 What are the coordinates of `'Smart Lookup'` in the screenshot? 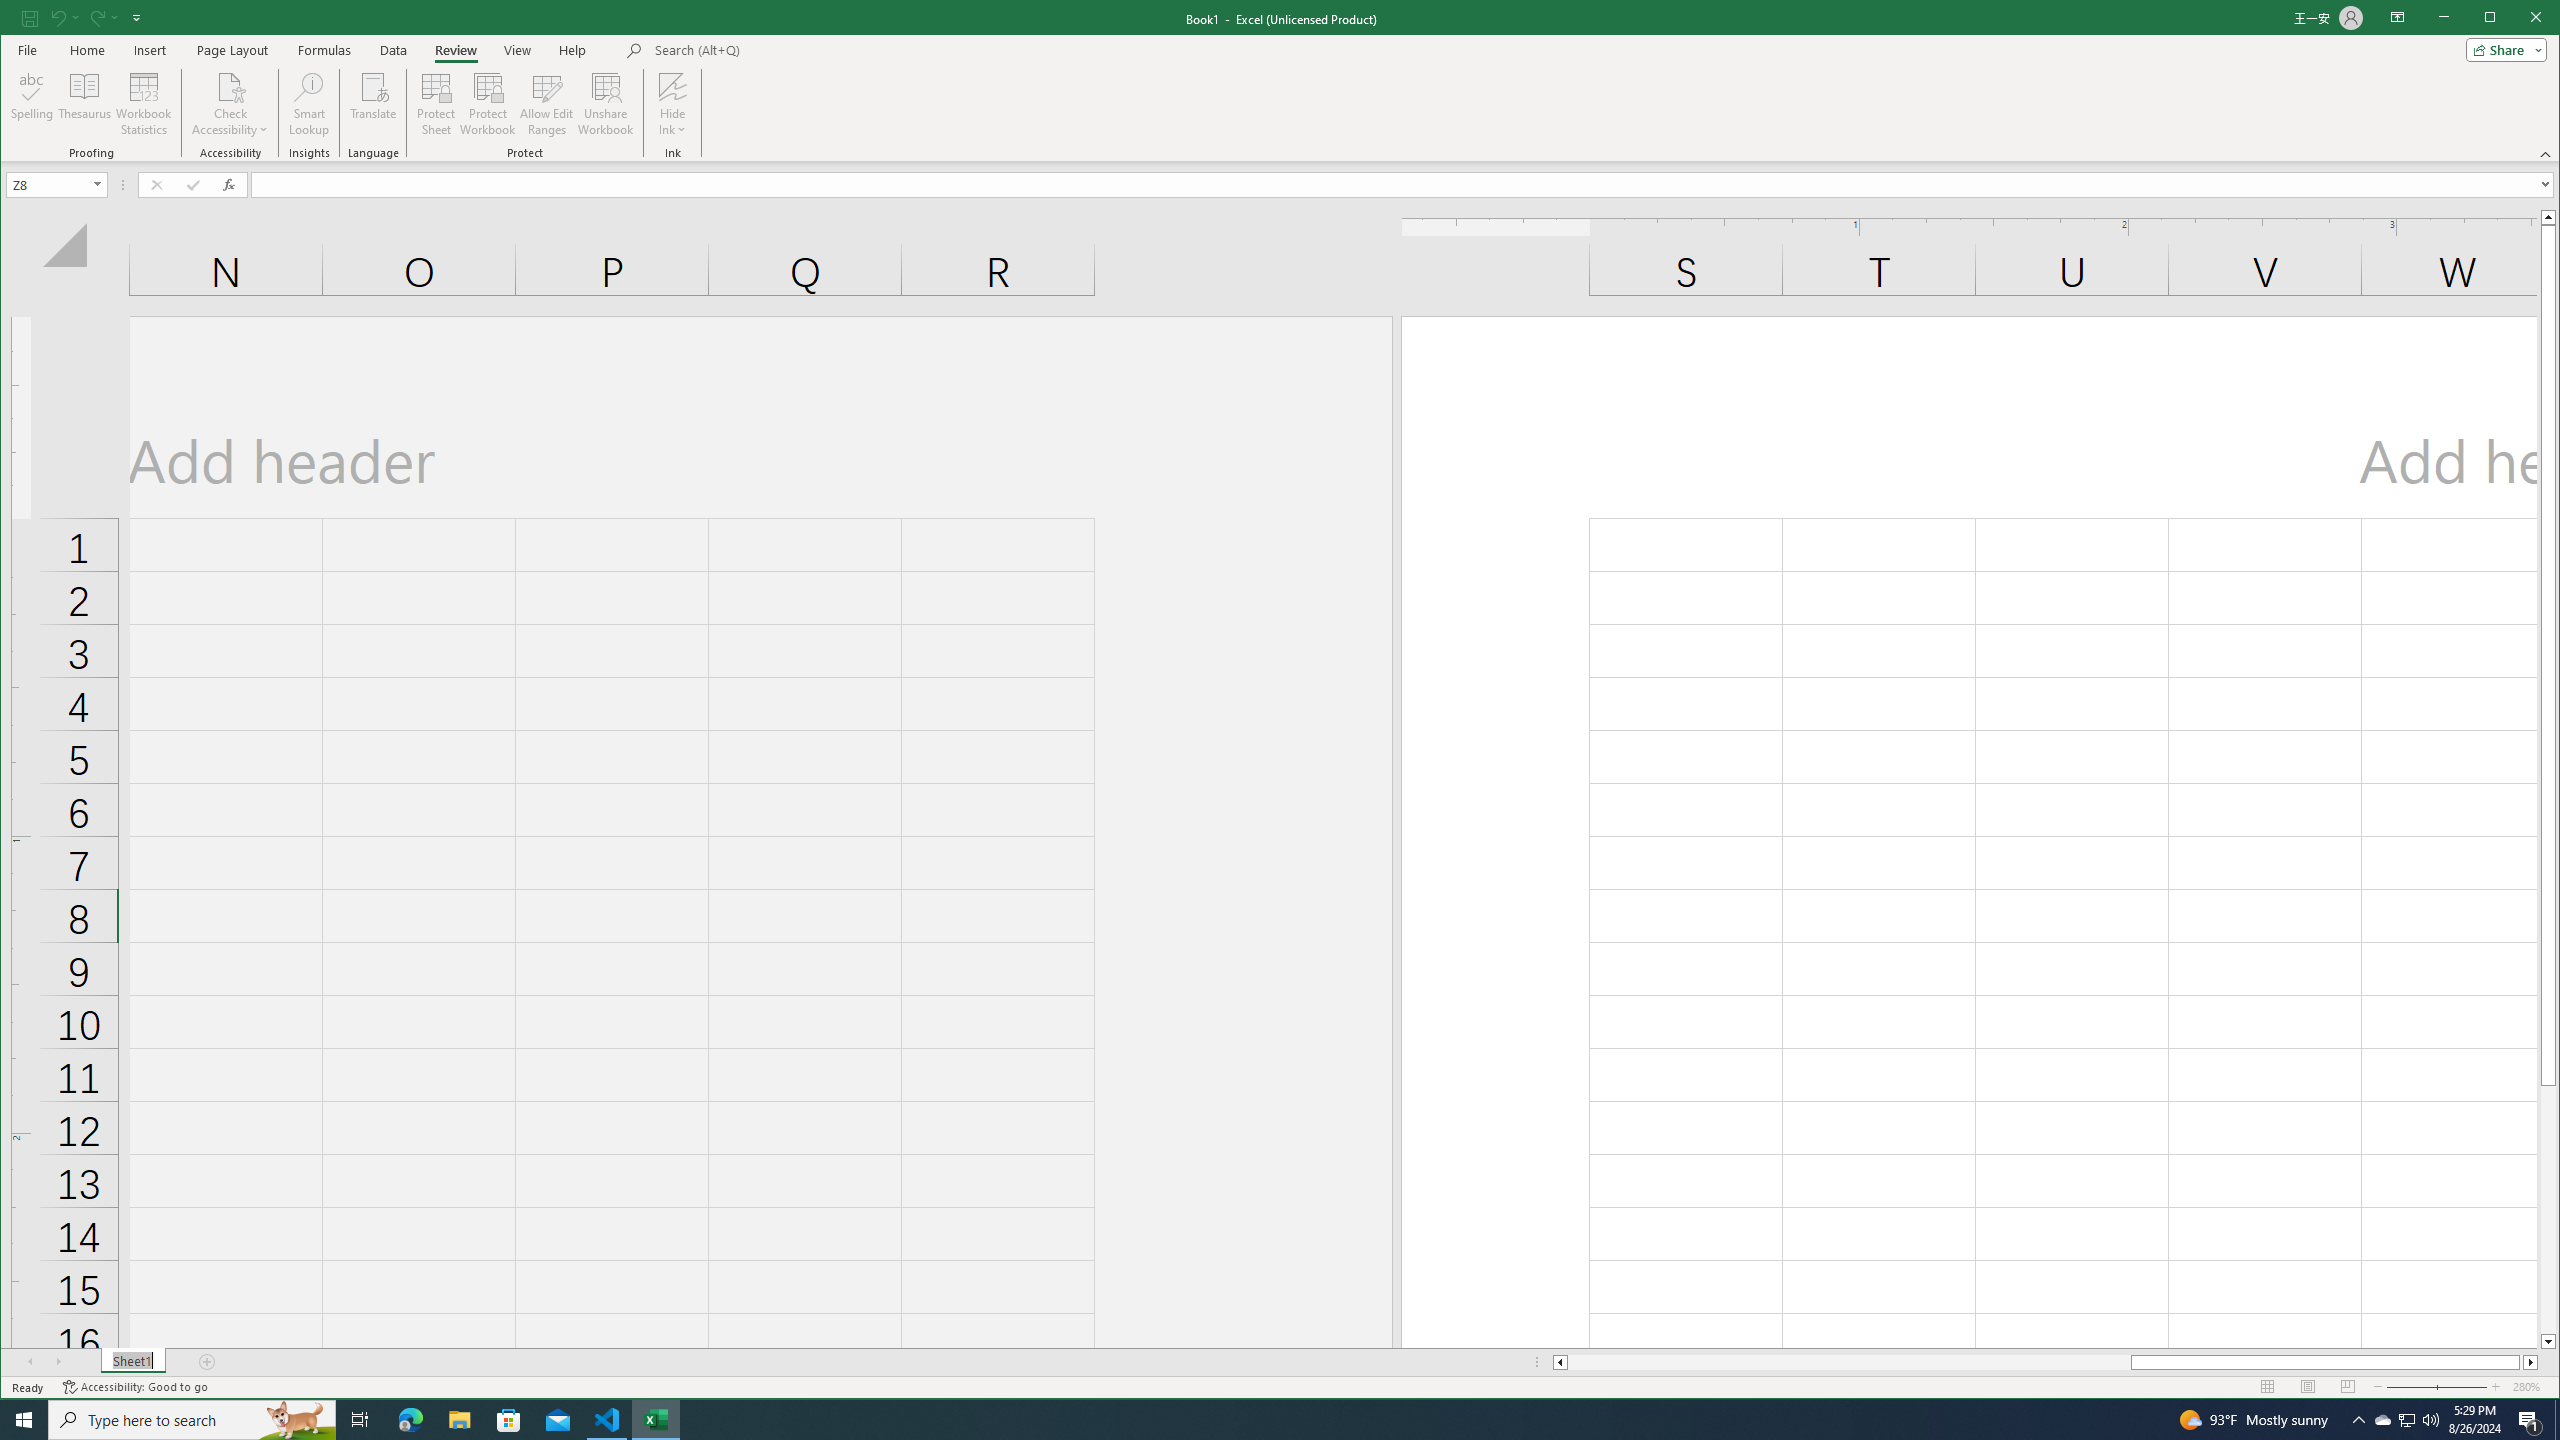 It's located at (309, 103).